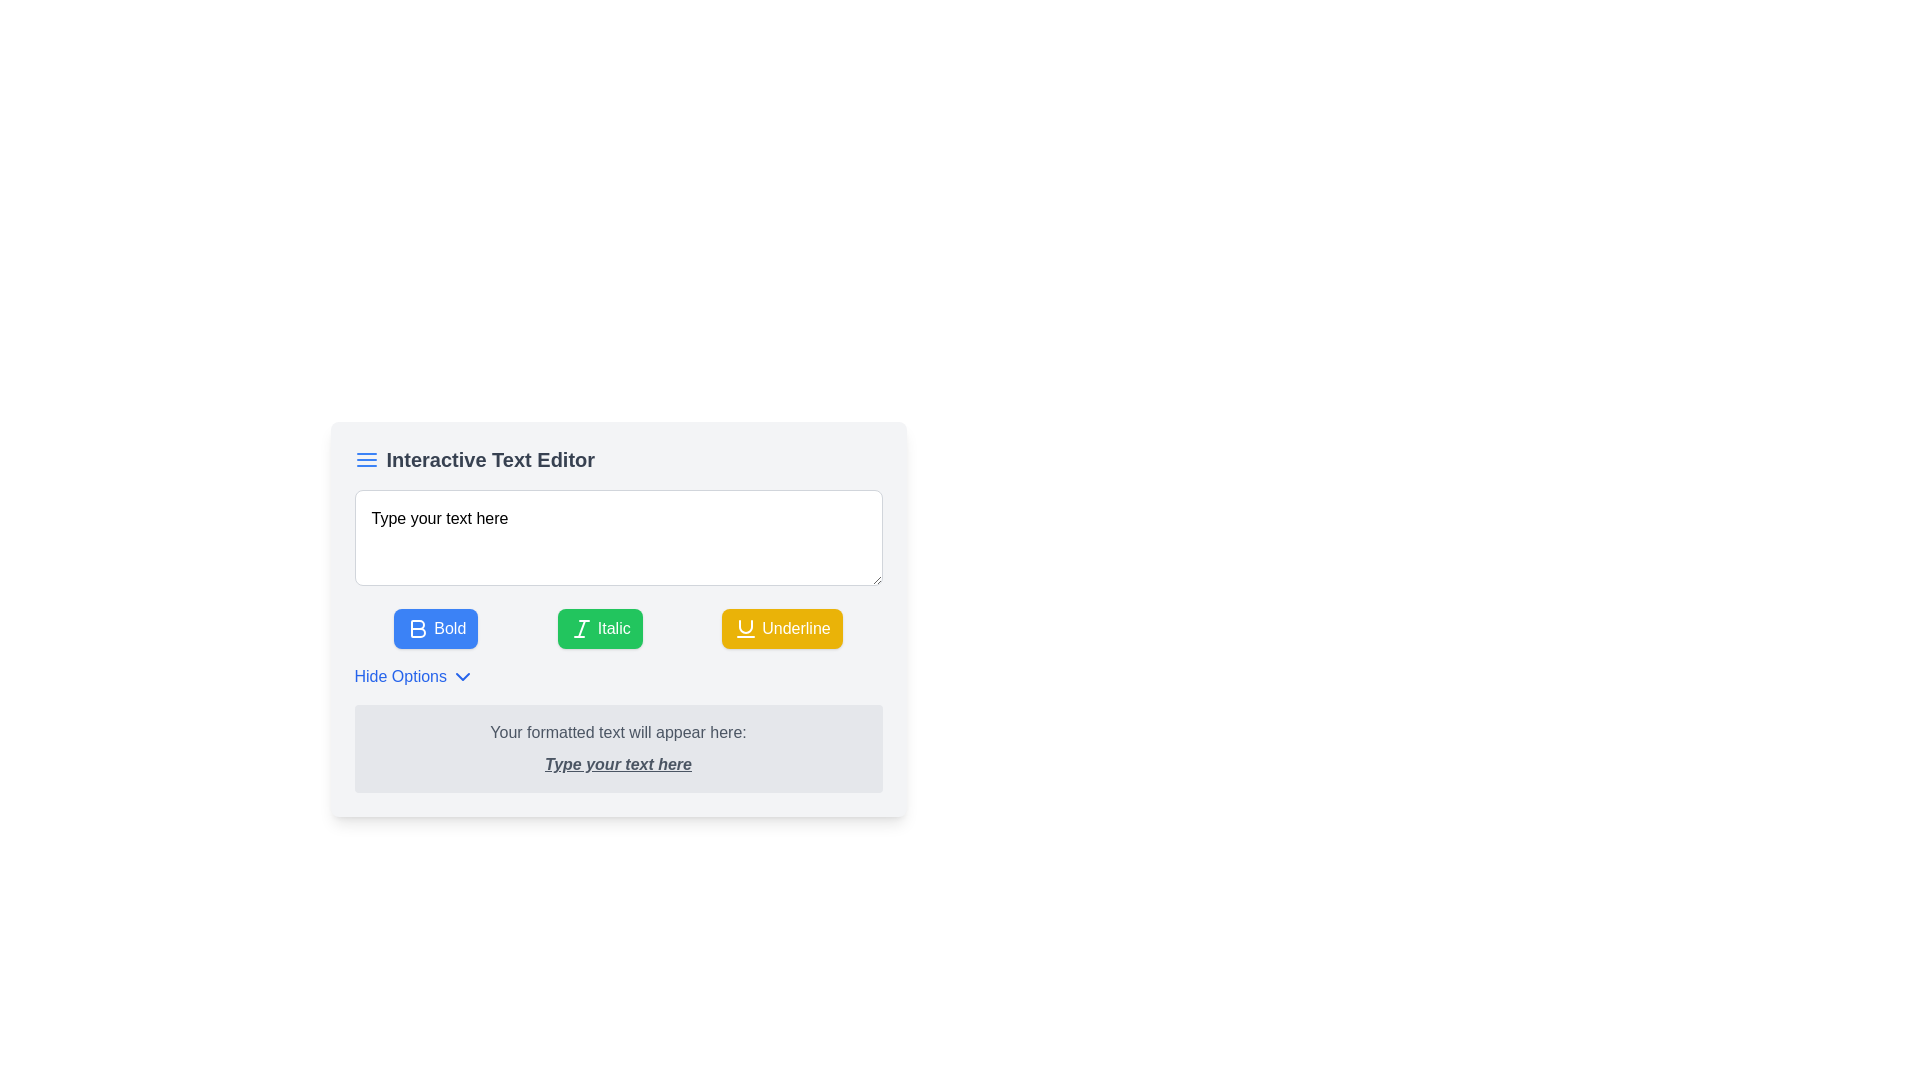 The width and height of the screenshot is (1920, 1080). Describe the element at coordinates (435, 627) in the screenshot. I see `the 'Bold' button in the text editor` at that location.